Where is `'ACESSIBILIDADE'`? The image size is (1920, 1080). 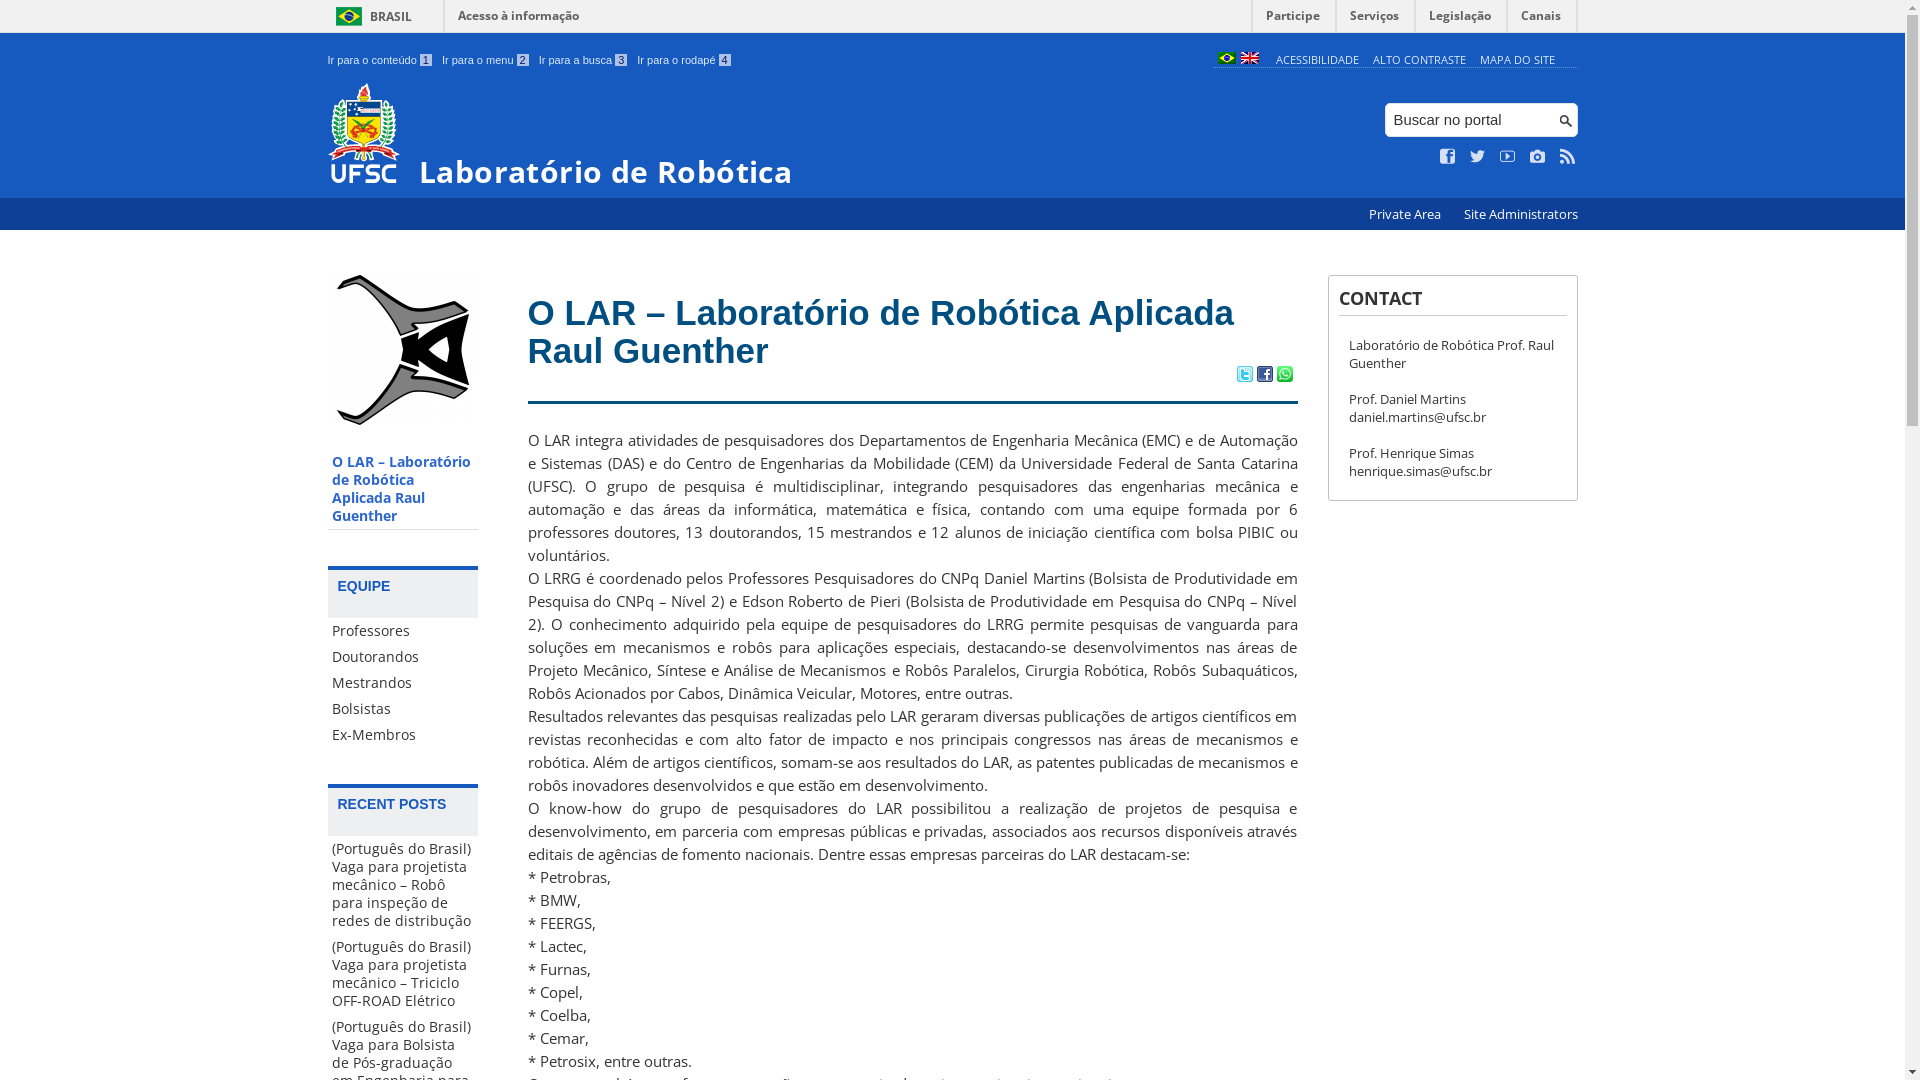 'ACESSIBILIDADE' is located at coordinates (1317, 58).